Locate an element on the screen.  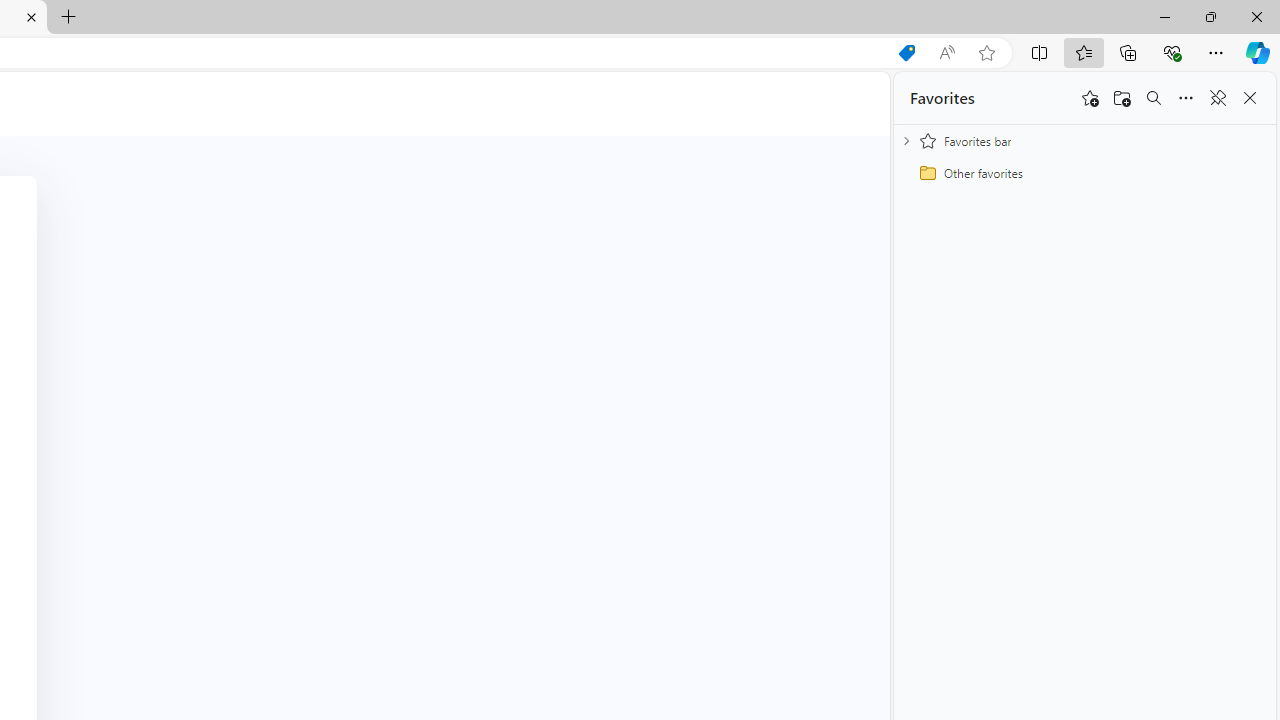
'Close favorites' is located at coordinates (1249, 98).